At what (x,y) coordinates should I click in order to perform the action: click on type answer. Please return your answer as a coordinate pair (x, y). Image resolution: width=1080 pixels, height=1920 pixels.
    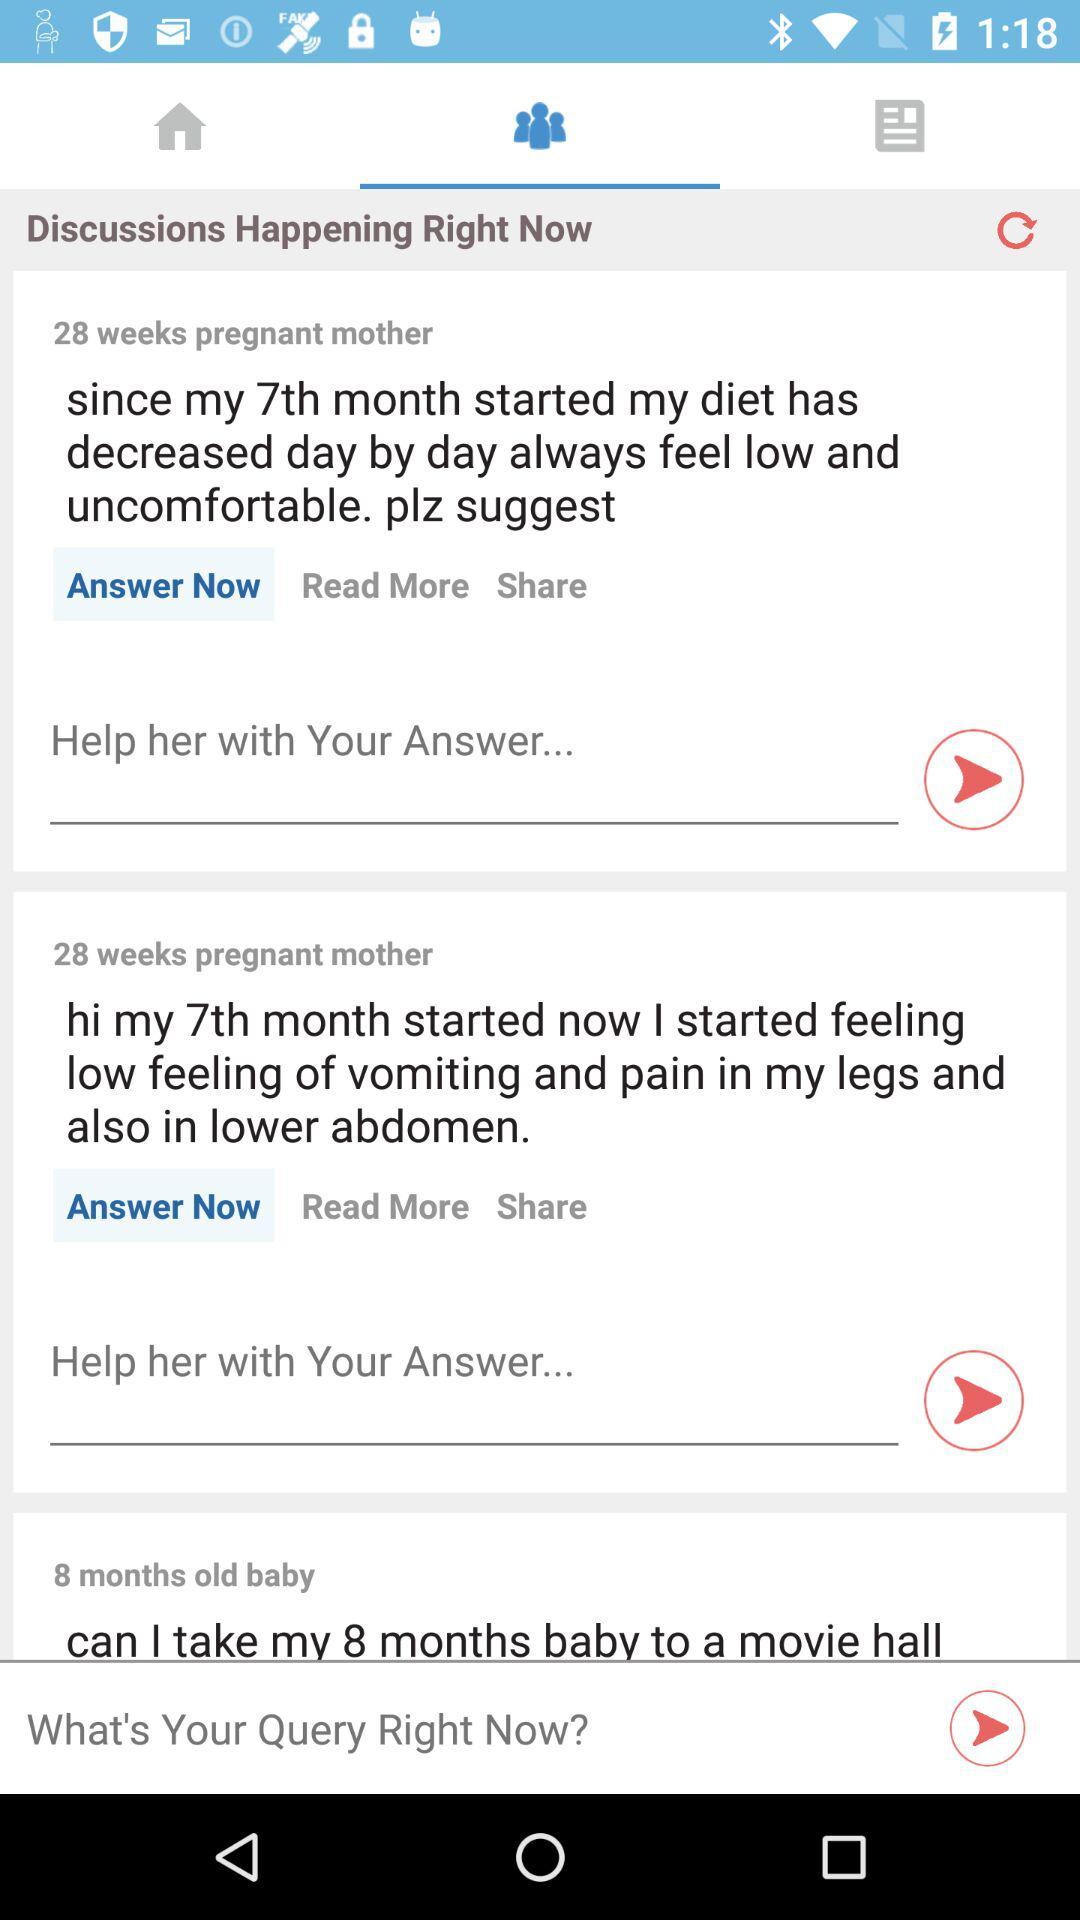
    Looking at the image, I should click on (474, 738).